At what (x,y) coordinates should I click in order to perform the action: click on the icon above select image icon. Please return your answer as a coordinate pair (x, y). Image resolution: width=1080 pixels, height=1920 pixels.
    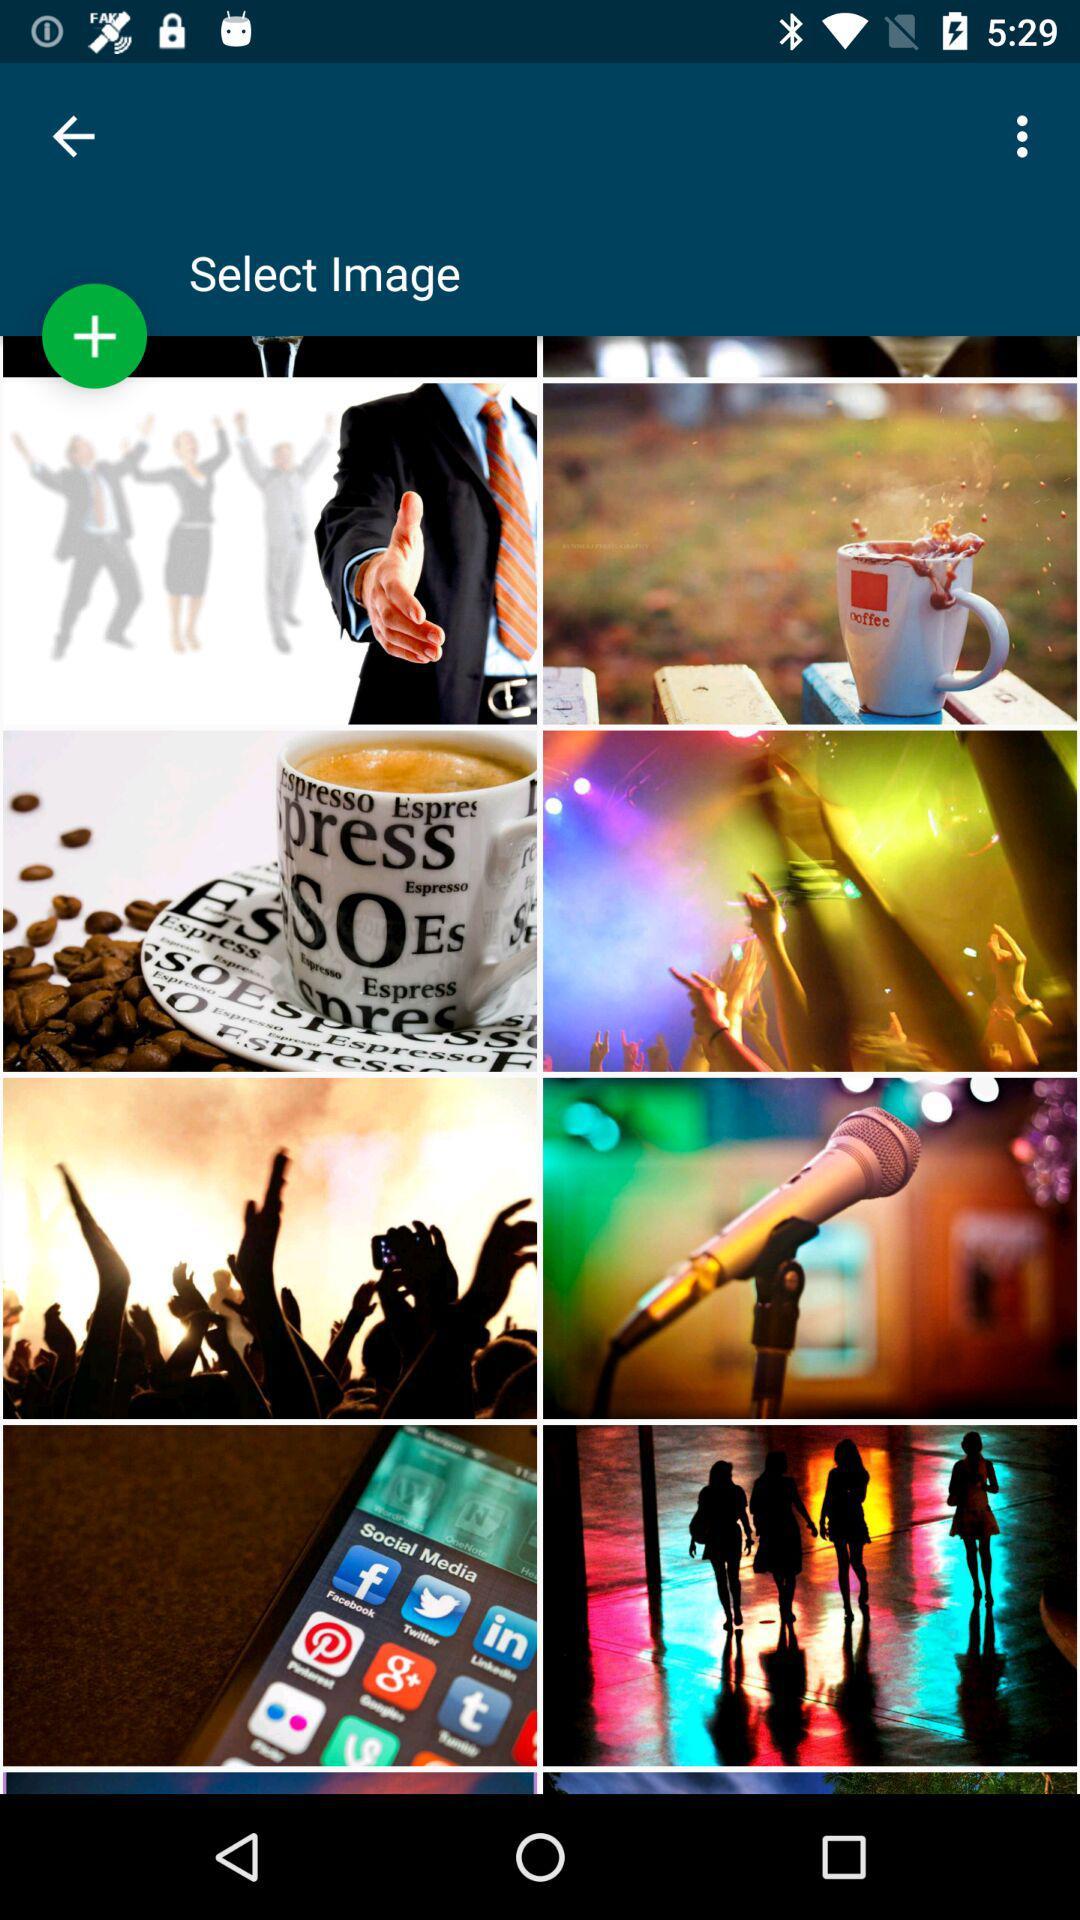
    Looking at the image, I should click on (1027, 135).